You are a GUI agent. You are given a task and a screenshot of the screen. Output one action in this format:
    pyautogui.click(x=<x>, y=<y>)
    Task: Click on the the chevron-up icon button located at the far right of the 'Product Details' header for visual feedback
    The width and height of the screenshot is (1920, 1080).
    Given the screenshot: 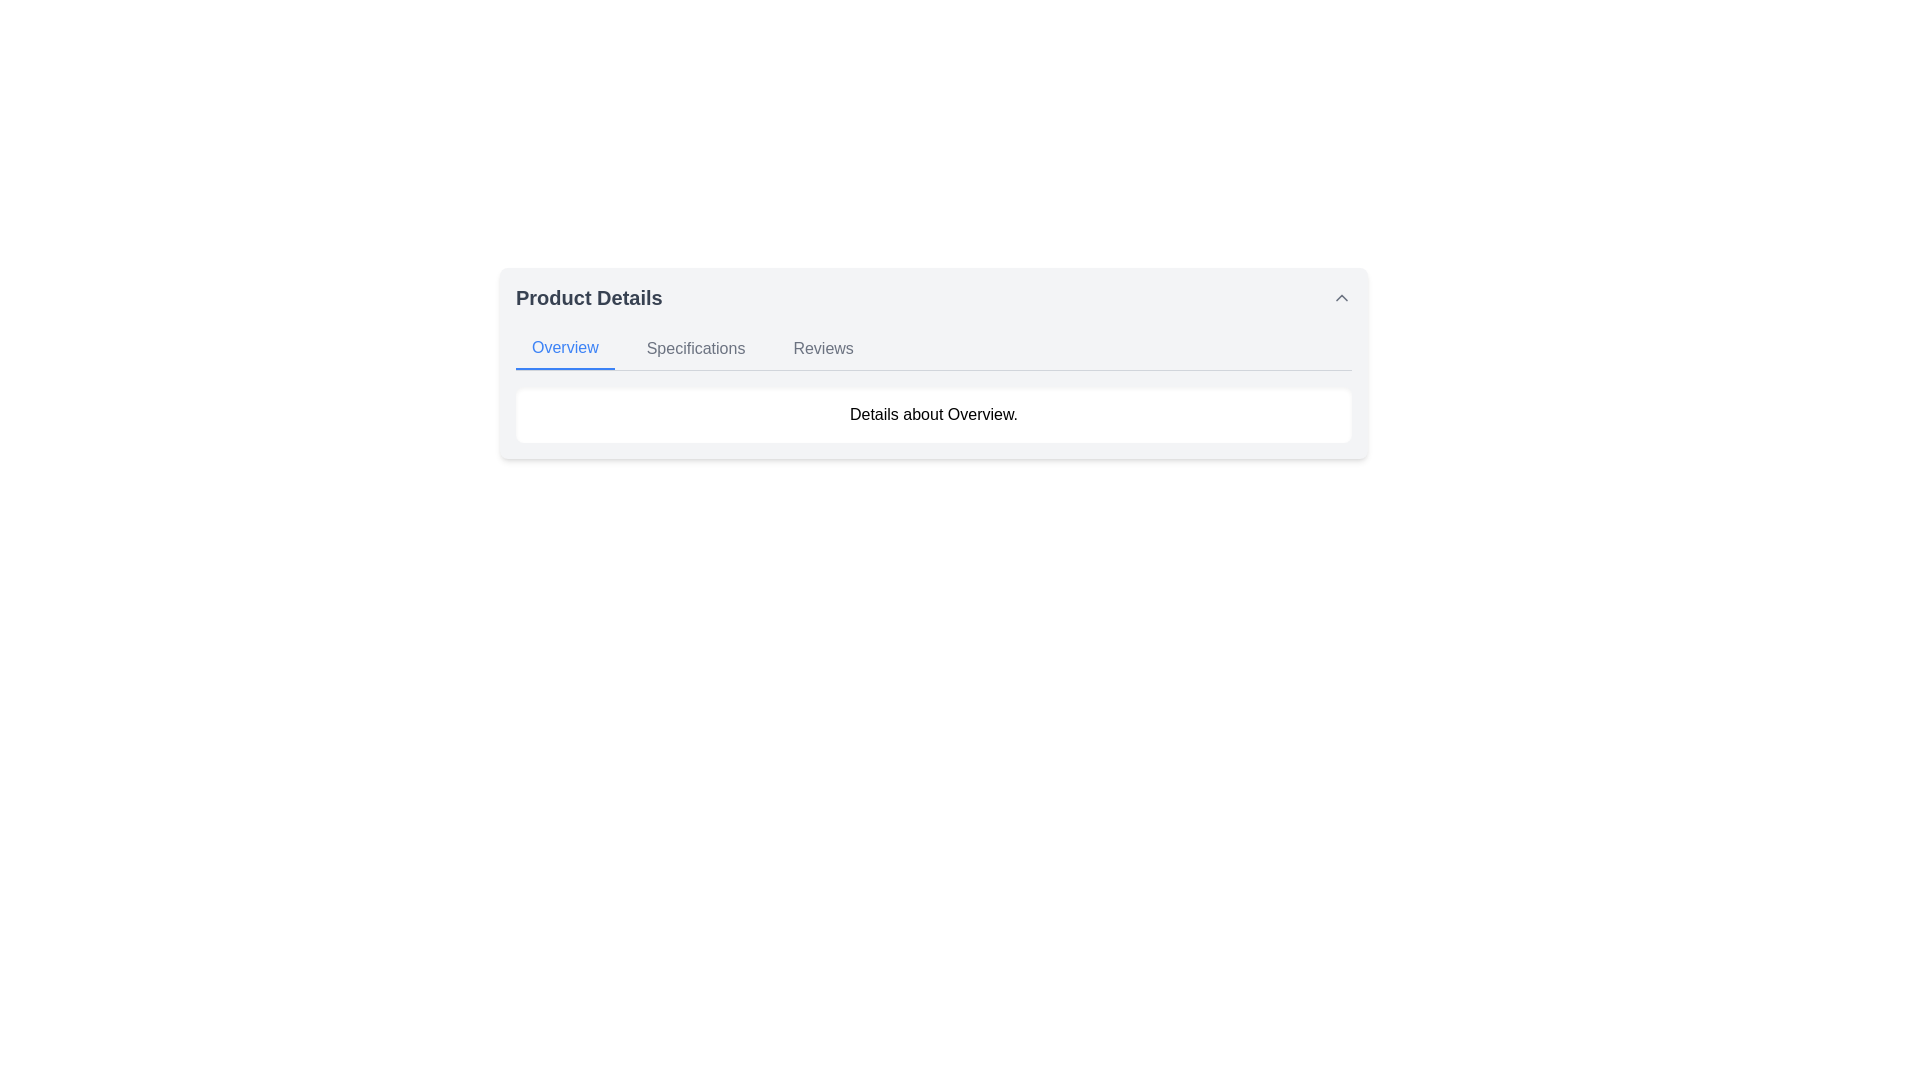 What is the action you would take?
    pyautogui.click(x=1342, y=297)
    